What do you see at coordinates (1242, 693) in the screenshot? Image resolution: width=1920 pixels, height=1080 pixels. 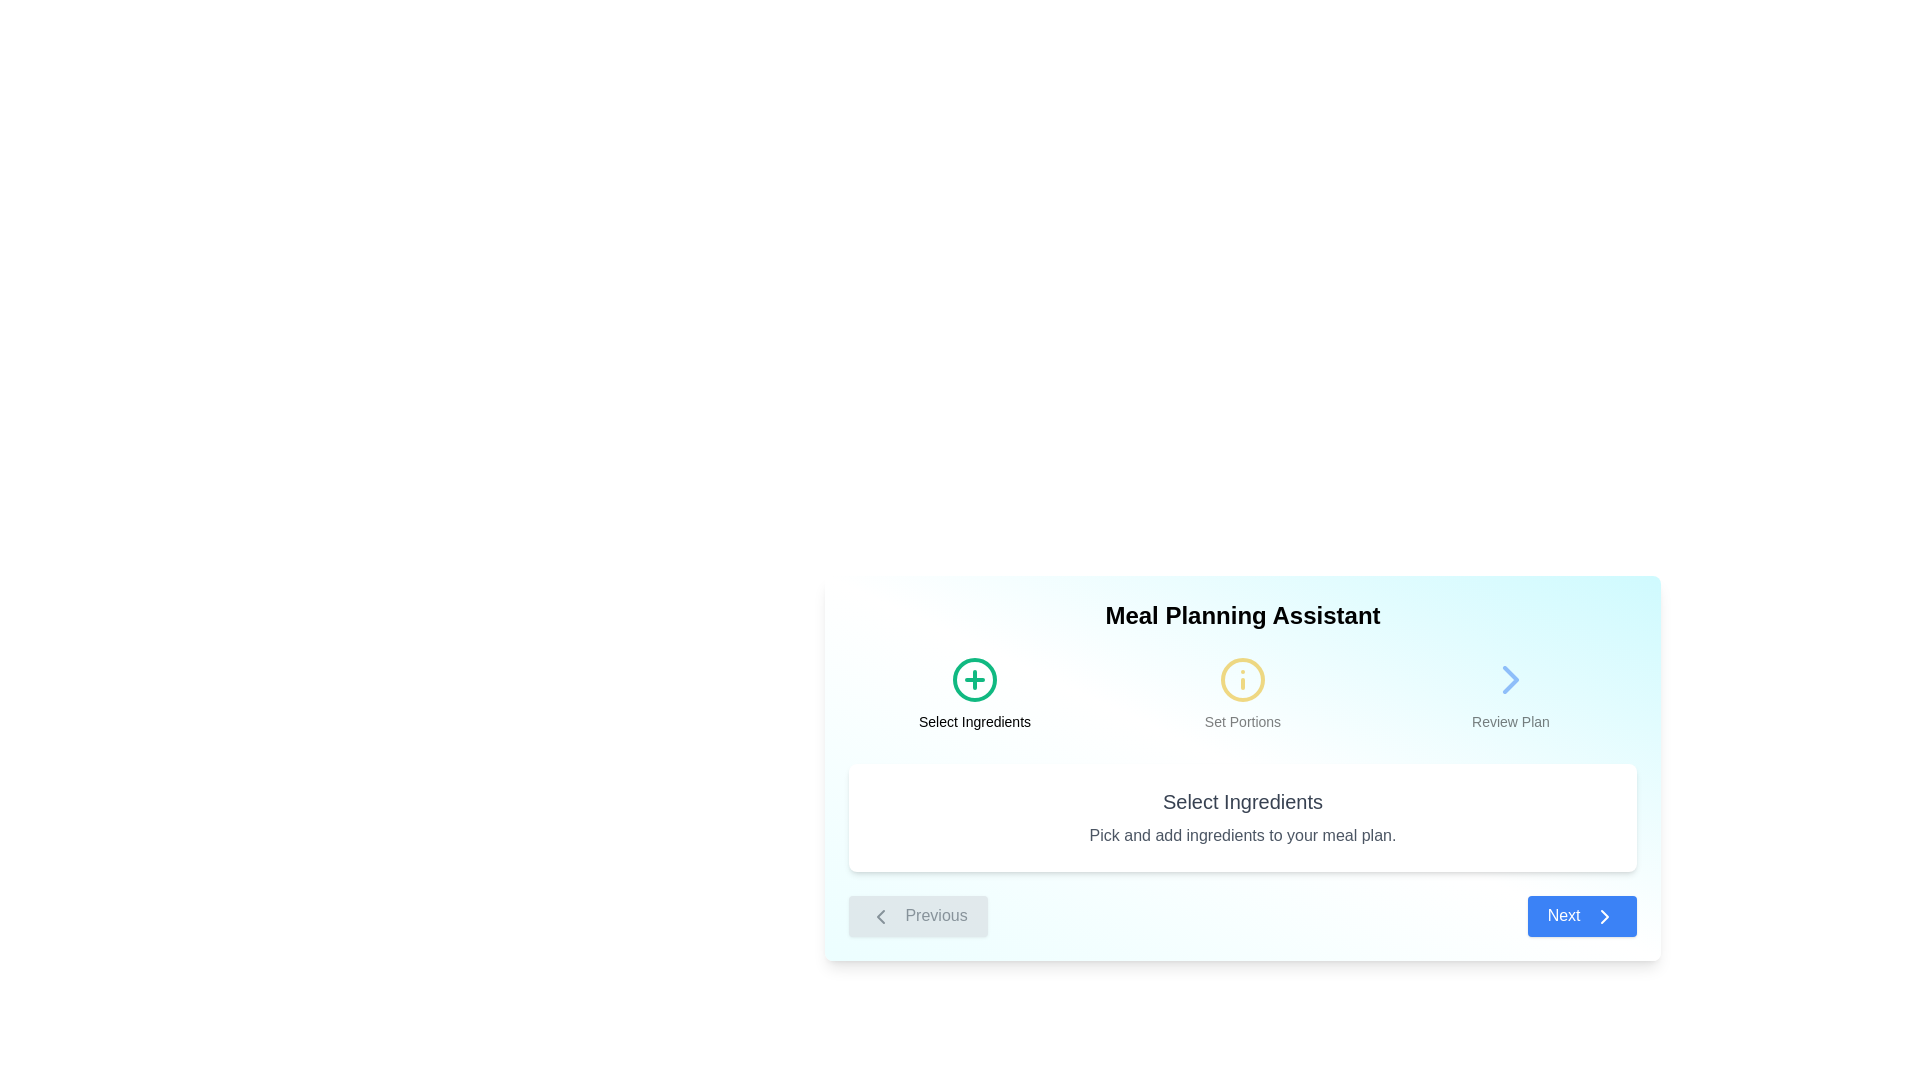 I see `the middle button in the icon group labeled 'Set Portions' which is characterized by a yellow circle containing an information symbol` at bounding box center [1242, 693].